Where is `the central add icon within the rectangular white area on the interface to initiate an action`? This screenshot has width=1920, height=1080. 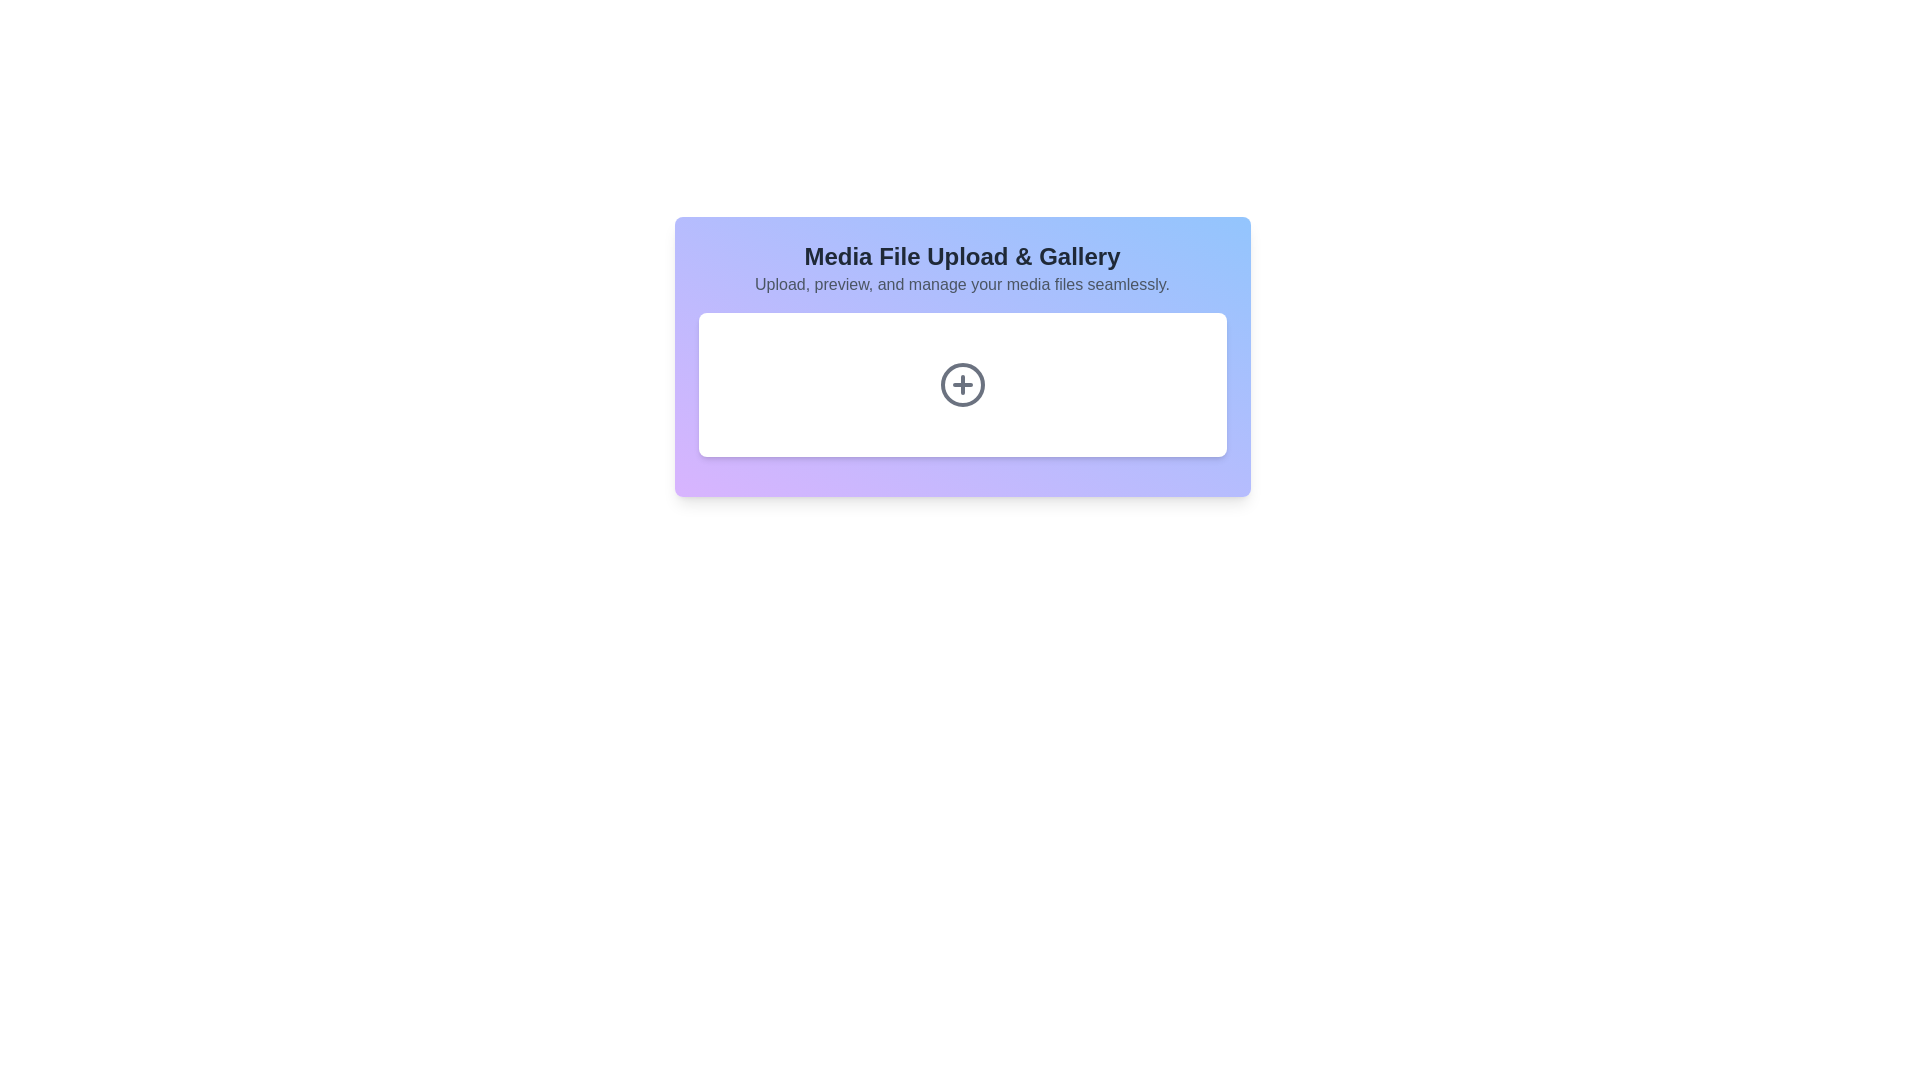
the central add icon within the rectangular white area on the interface to initiate an action is located at coordinates (962, 385).